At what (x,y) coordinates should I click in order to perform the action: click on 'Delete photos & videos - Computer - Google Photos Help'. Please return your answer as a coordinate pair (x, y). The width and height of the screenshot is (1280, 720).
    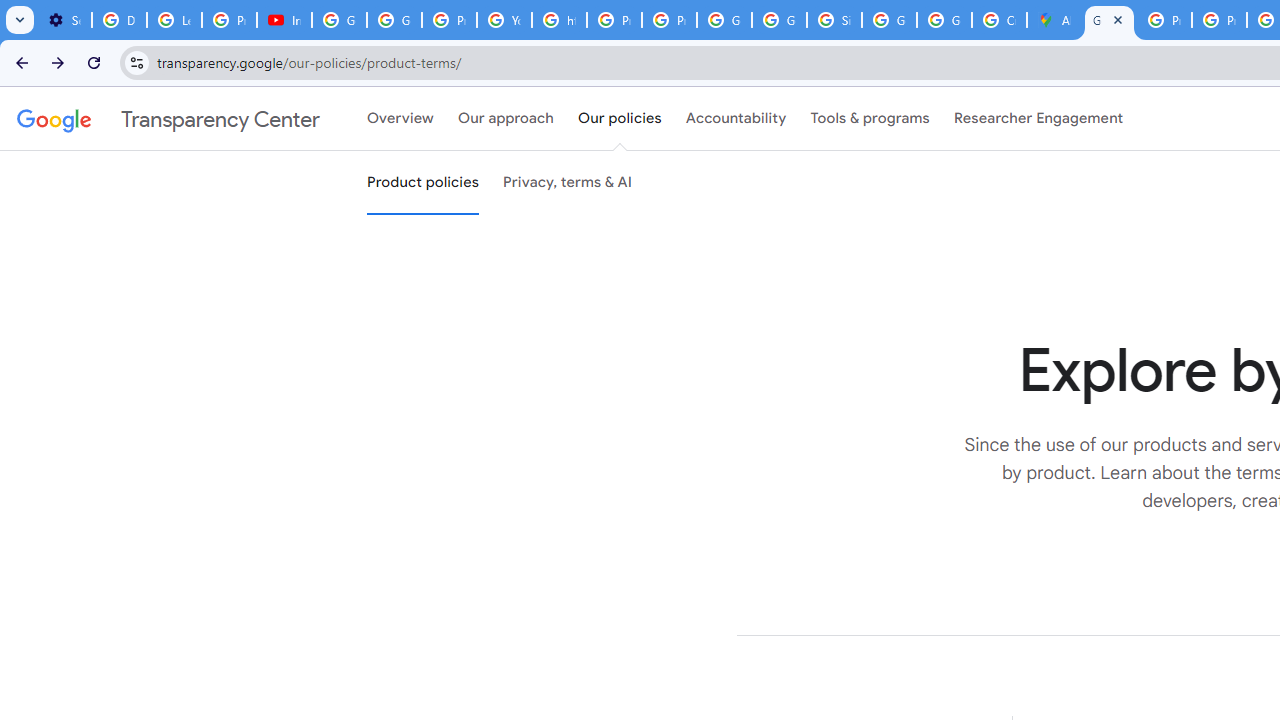
    Looking at the image, I should click on (118, 20).